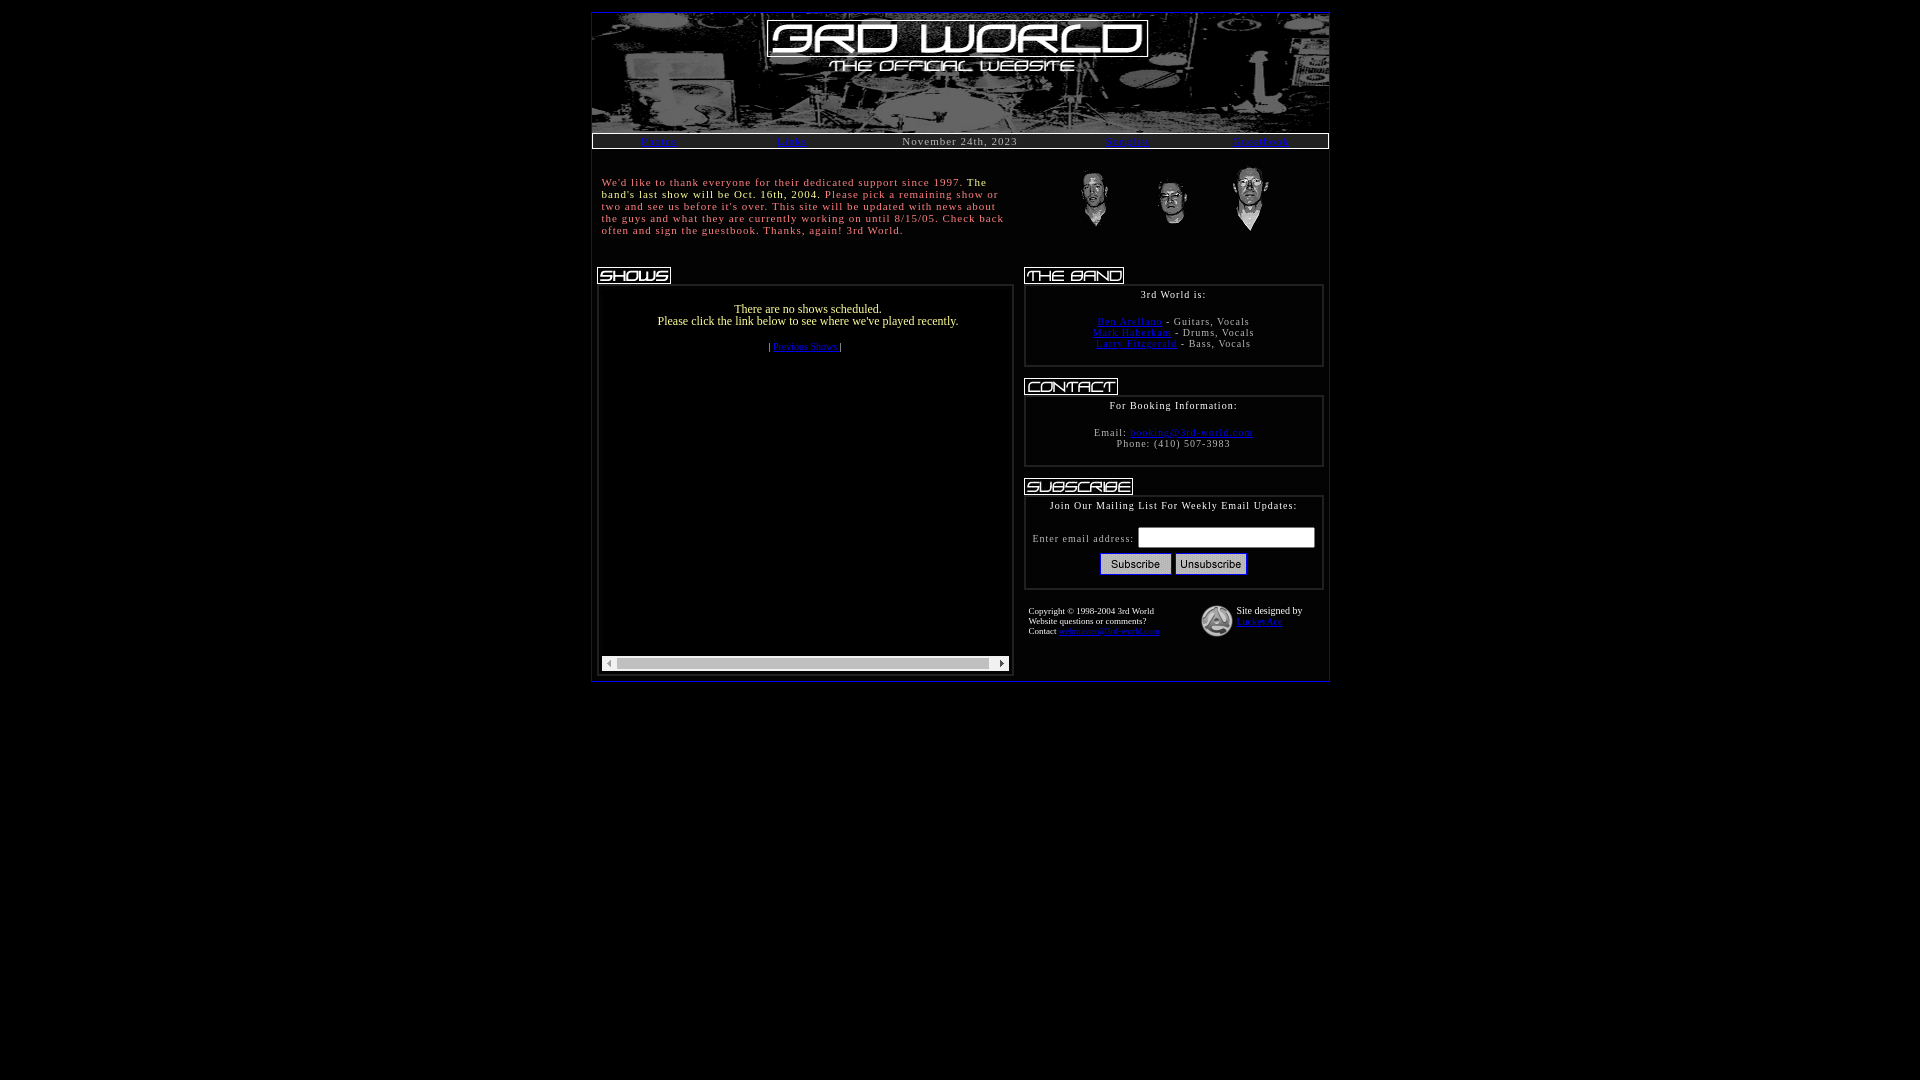 The height and width of the screenshot is (1080, 1920). What do you see at coordinates (1108, 631) in the screenshot?
I see `'webmaster@3rd-world.com'` at bounding box center [1108, 631].